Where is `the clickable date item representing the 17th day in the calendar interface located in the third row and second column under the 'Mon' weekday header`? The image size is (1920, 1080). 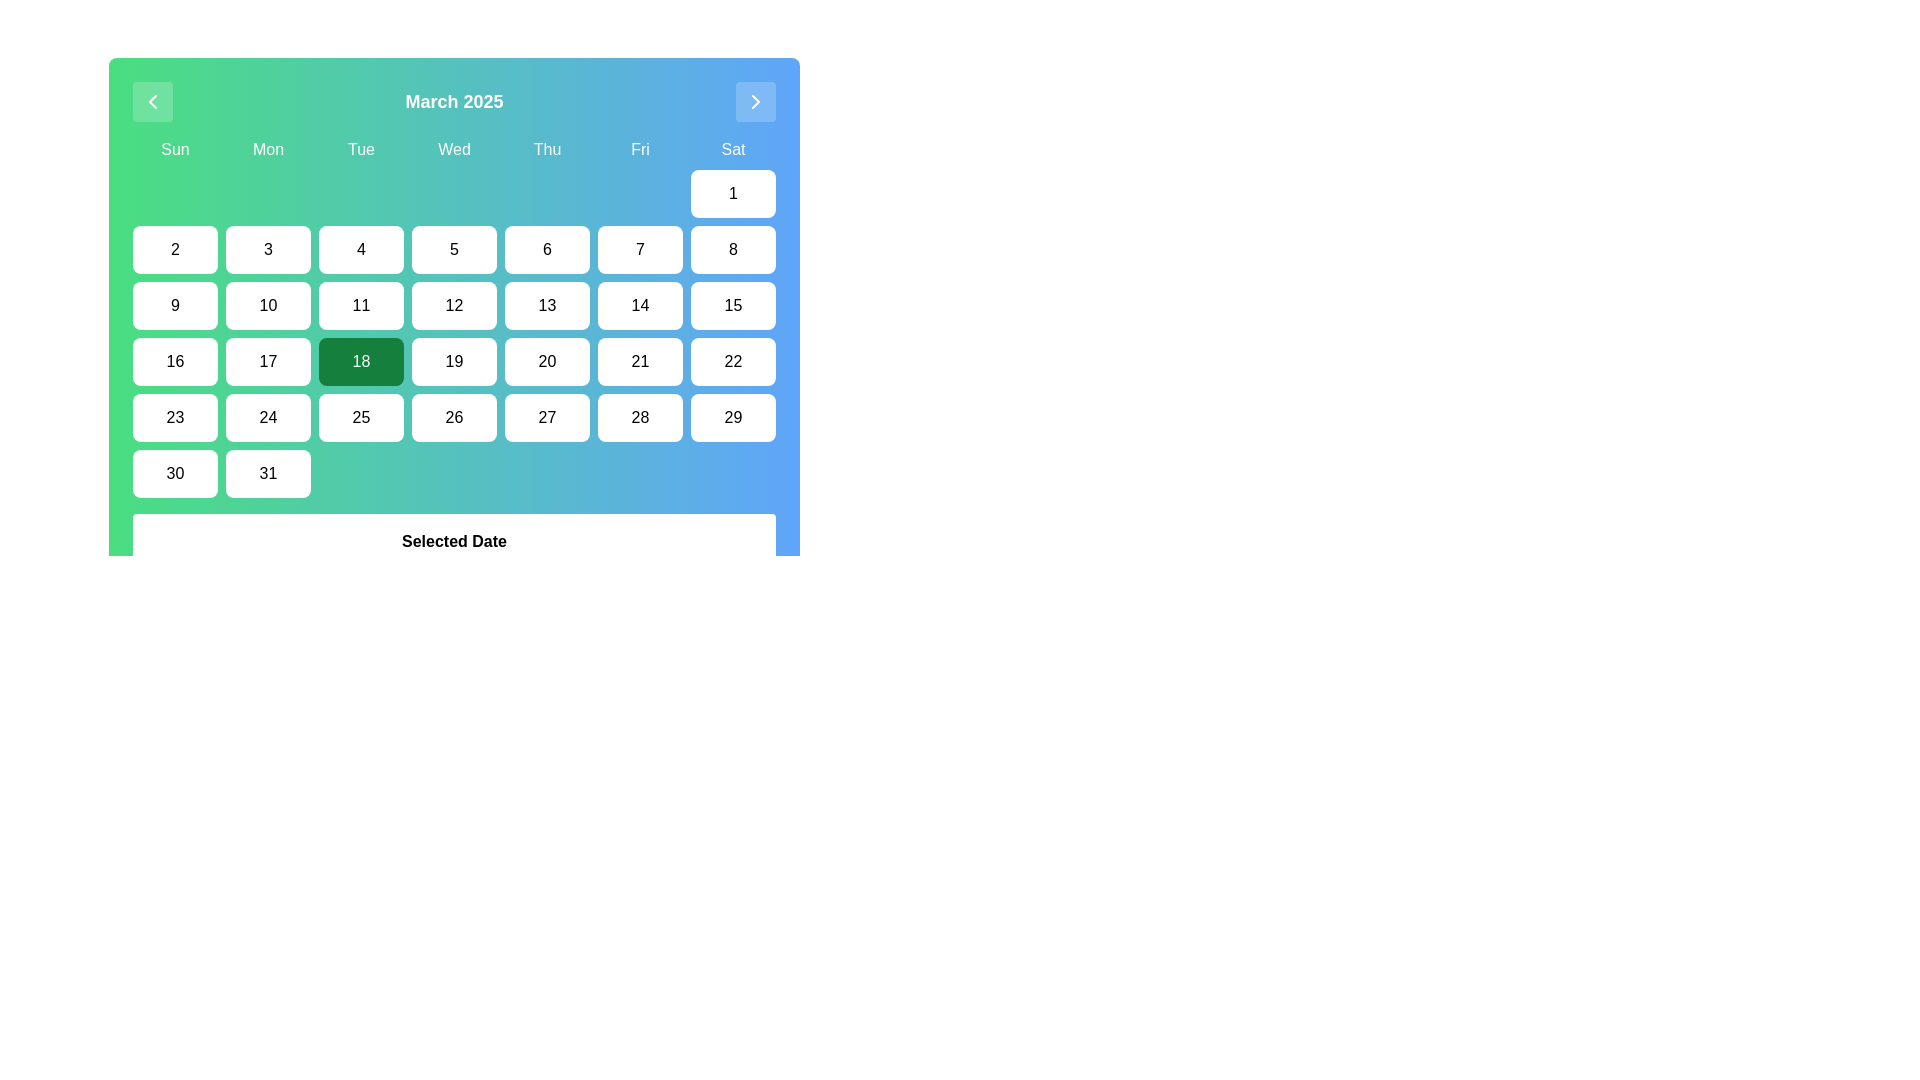 the clickable date item representing the 17th day in the calendar interface located in the third row and second column under the 'Mon' weekday header is located at coordinates (267, 362).